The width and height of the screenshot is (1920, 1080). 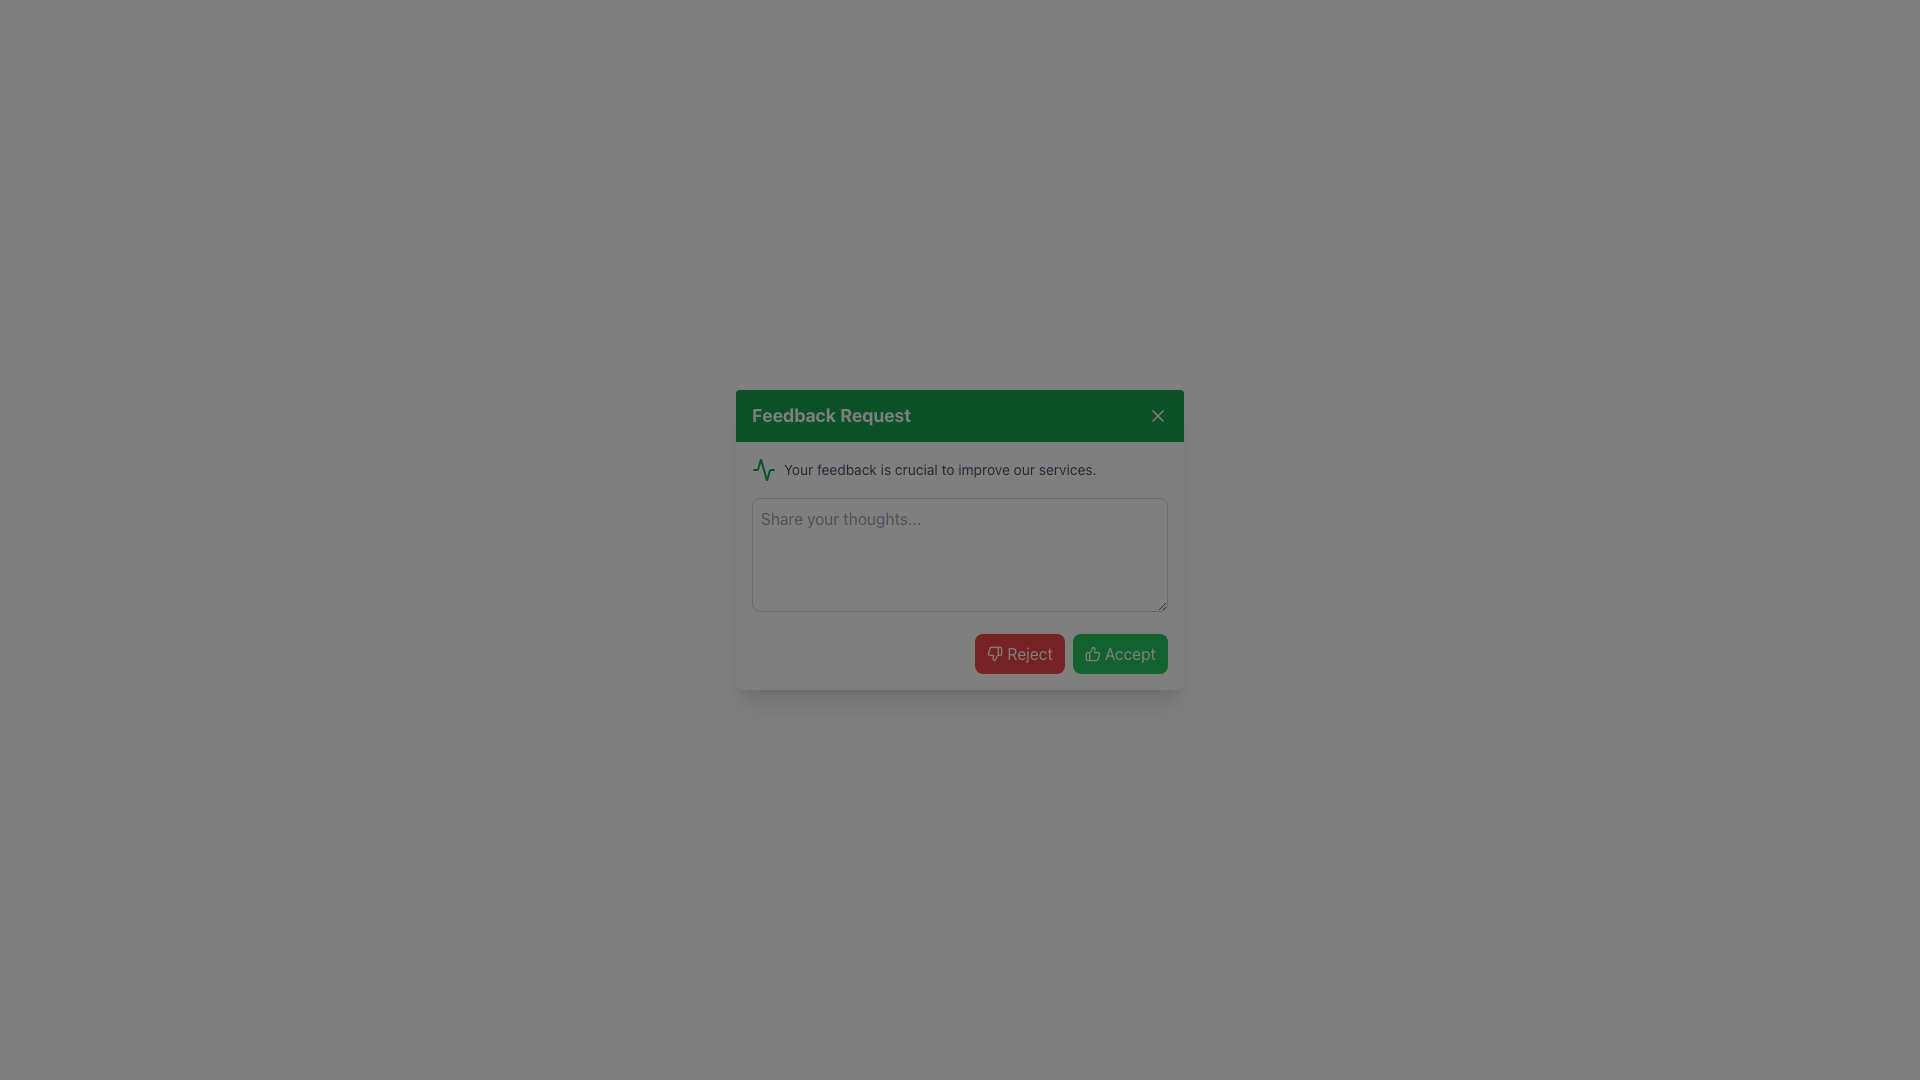 I want to click on the 'Reject' button located in the bottom left corner of the modal dialog, which contains the 'thumbs-down' icon, so click(x=995, y=654).